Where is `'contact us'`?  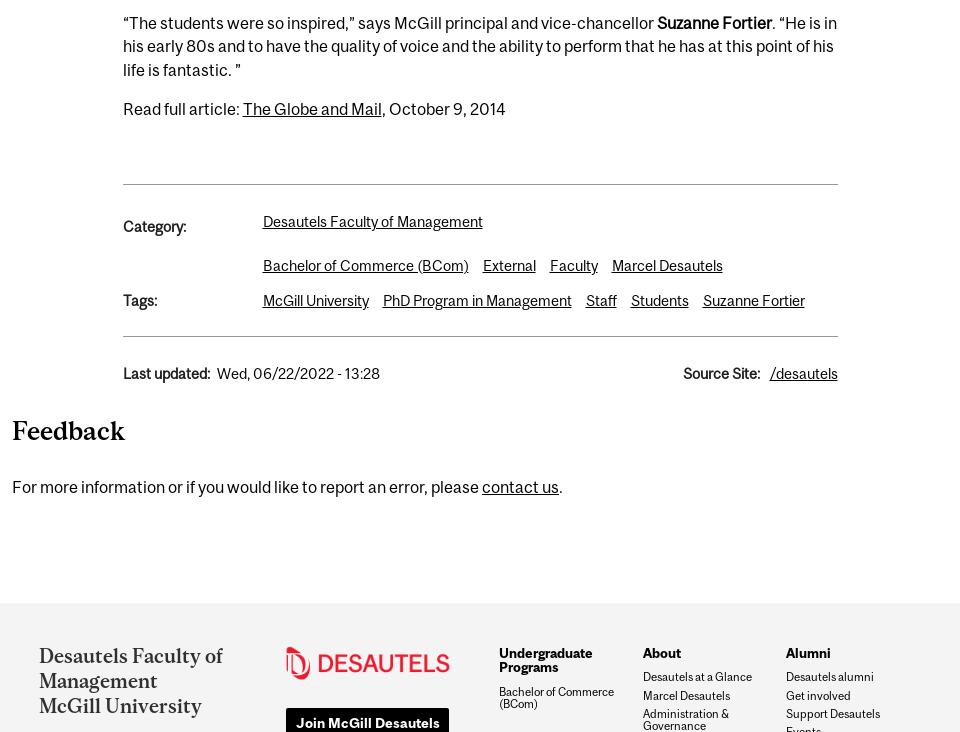
'contact us' is located at coordinates (481, 485).